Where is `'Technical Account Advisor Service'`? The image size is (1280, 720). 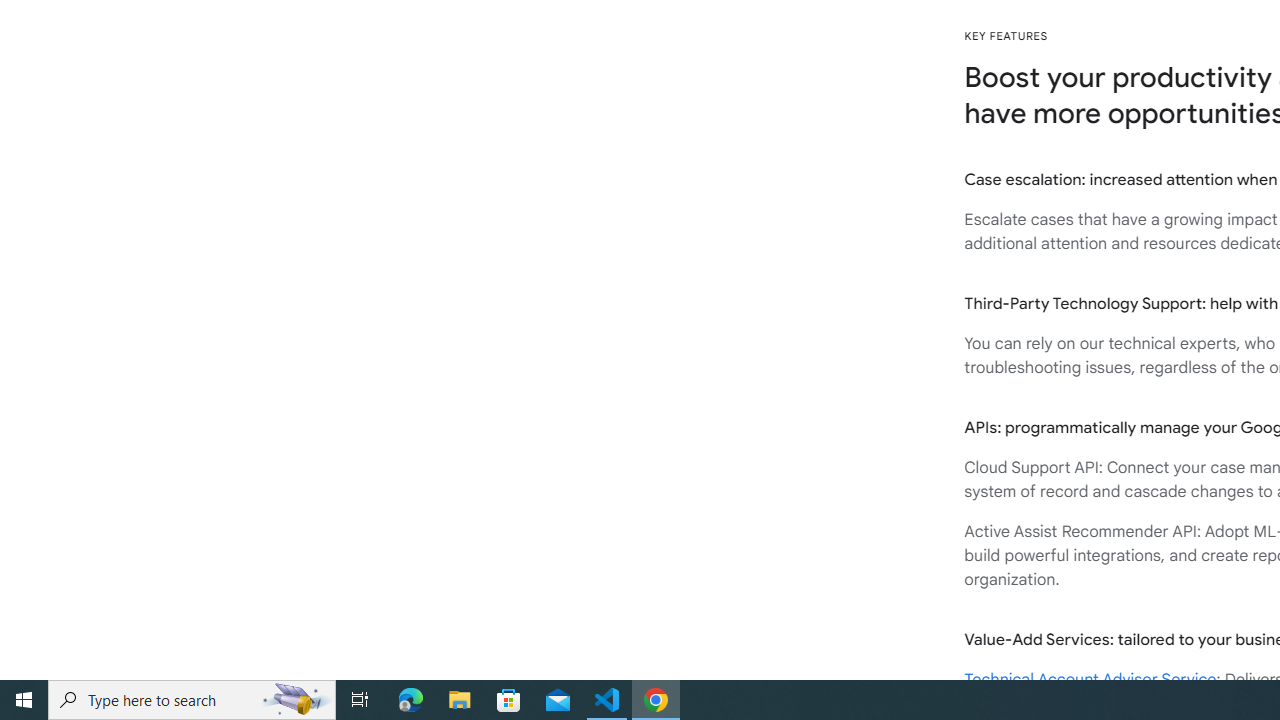
'Technical Account Advisor Service' is located at coordinates (1089, 679).